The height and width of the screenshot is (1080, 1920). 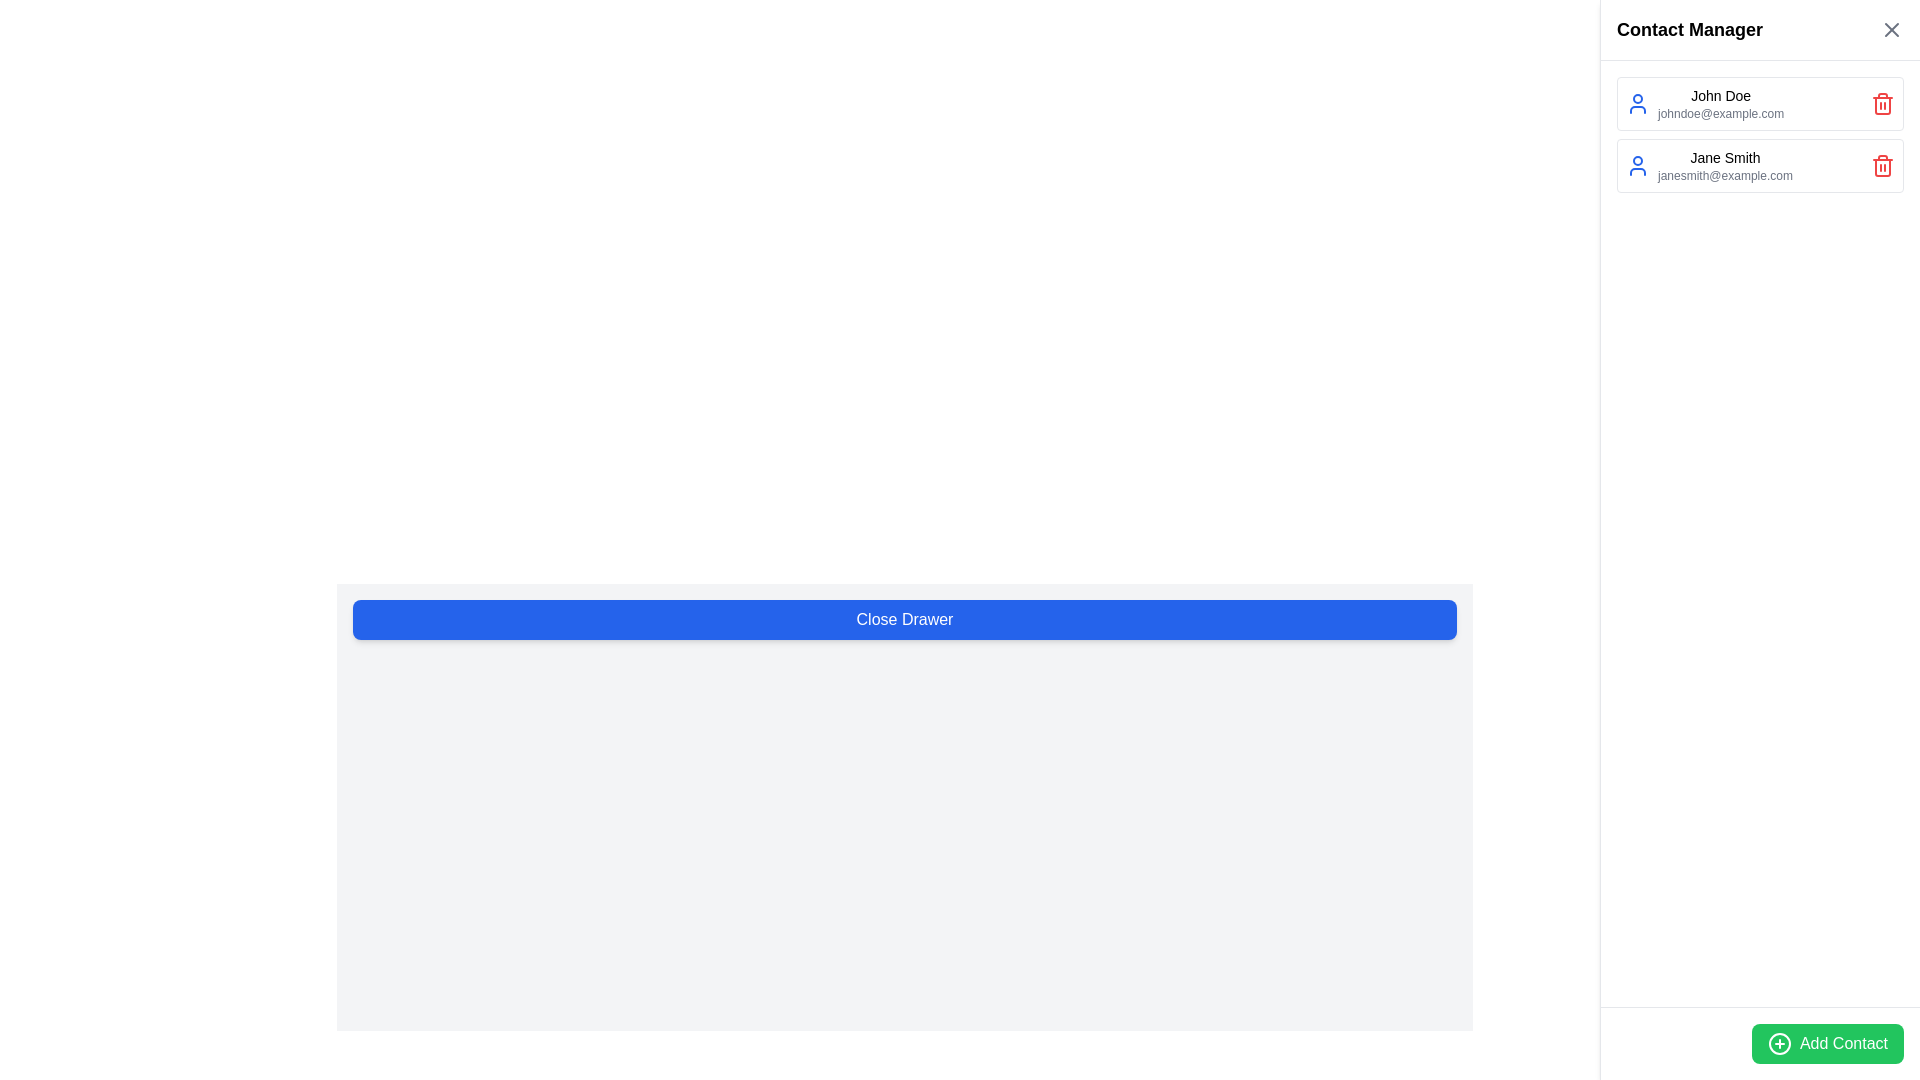 I want to click on the user icon in the contact list interface that represents 'John Doe', located to the left of the text 'johndoe@example.com', so click(x=1637, y=104).